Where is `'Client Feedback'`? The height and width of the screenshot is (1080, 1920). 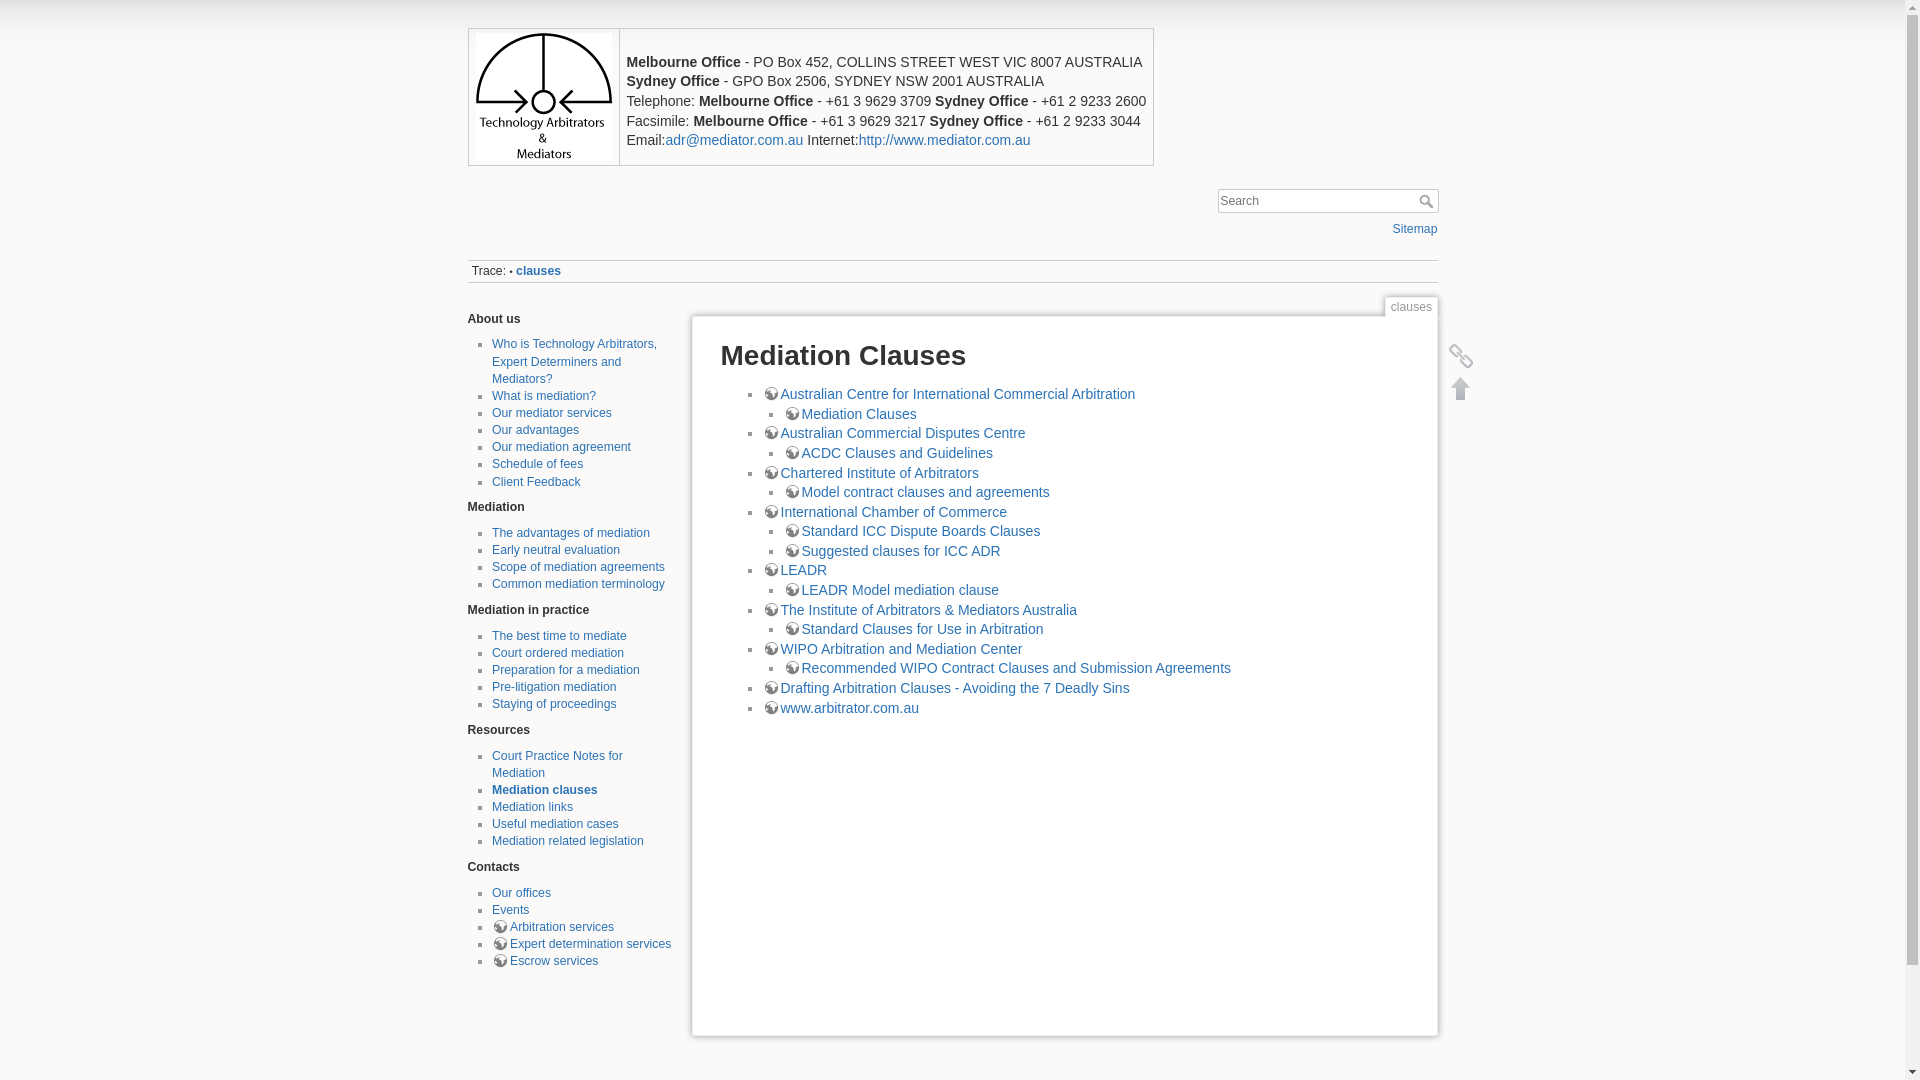 'Client Feedback' is located at coordinates (536, 482).